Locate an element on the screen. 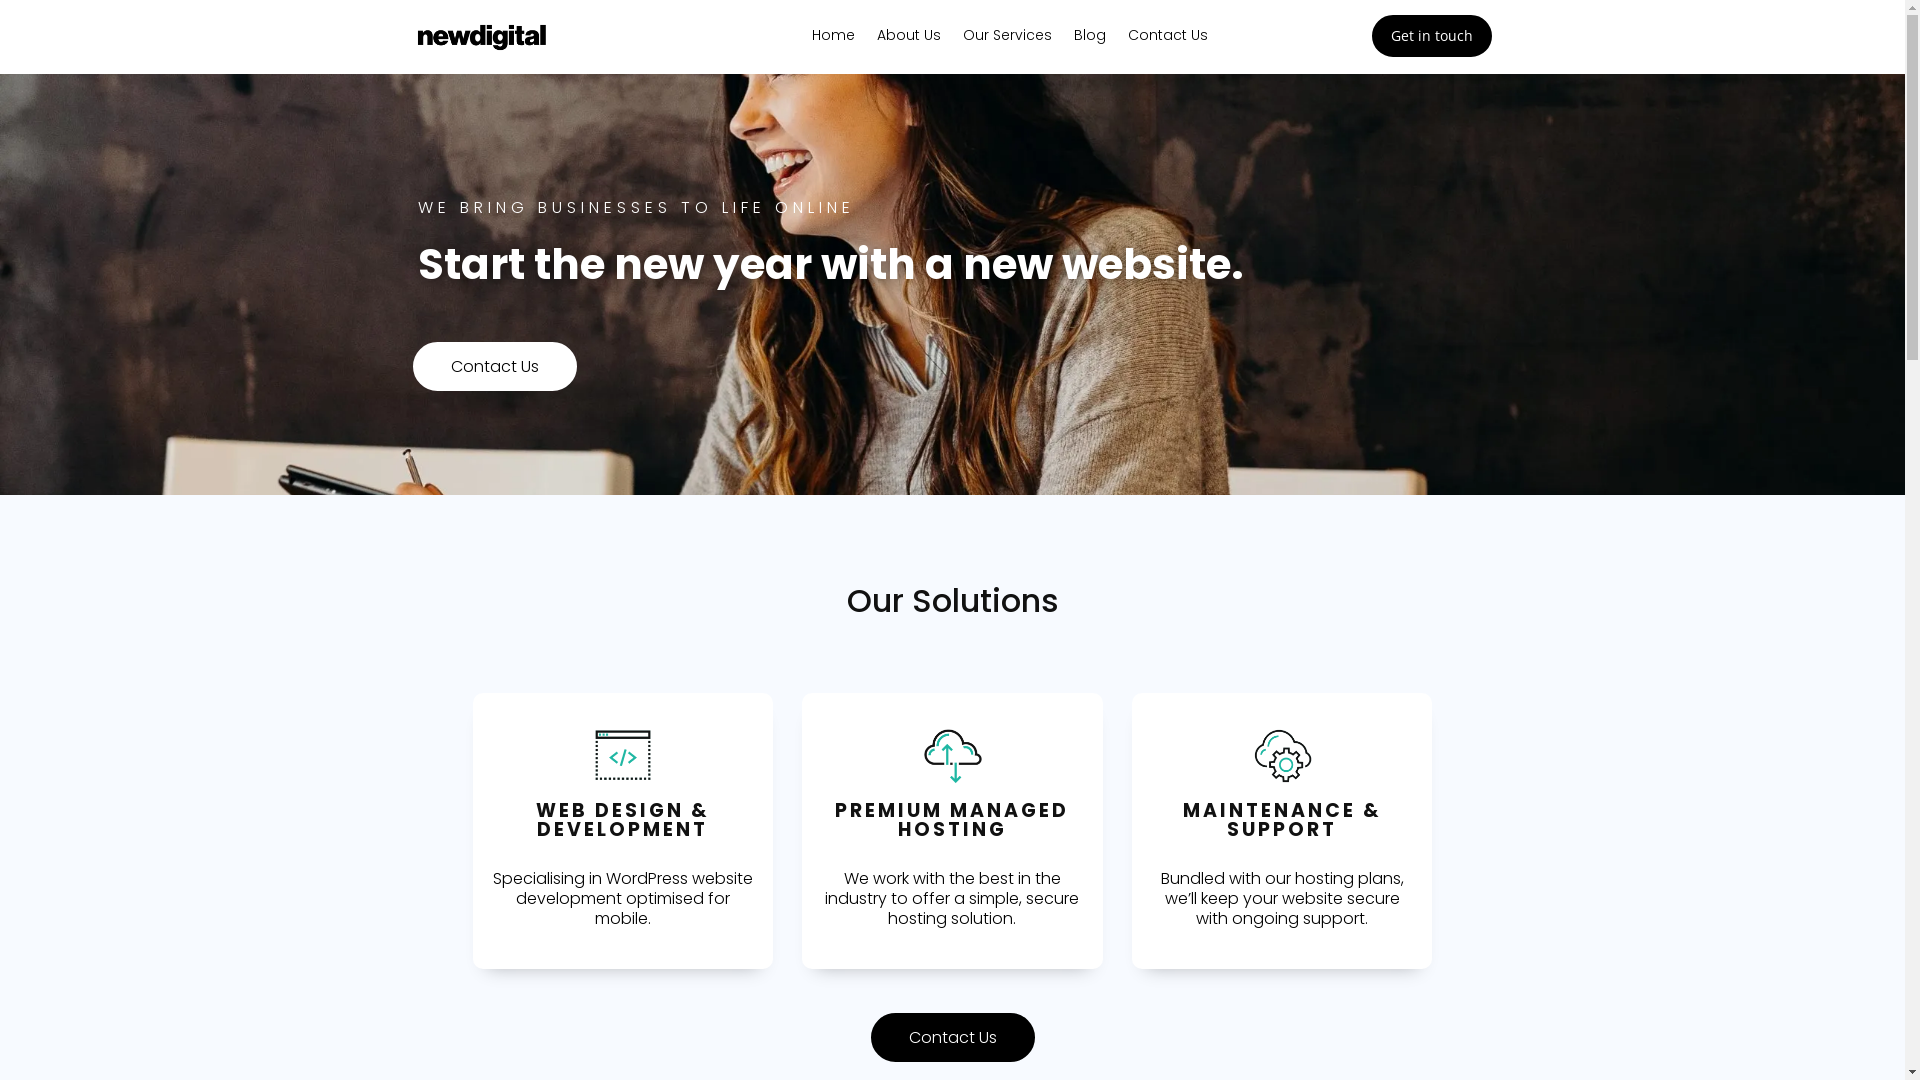 The image size is (1920, 1080). 'About Us' is located at coordinates (907, 38).